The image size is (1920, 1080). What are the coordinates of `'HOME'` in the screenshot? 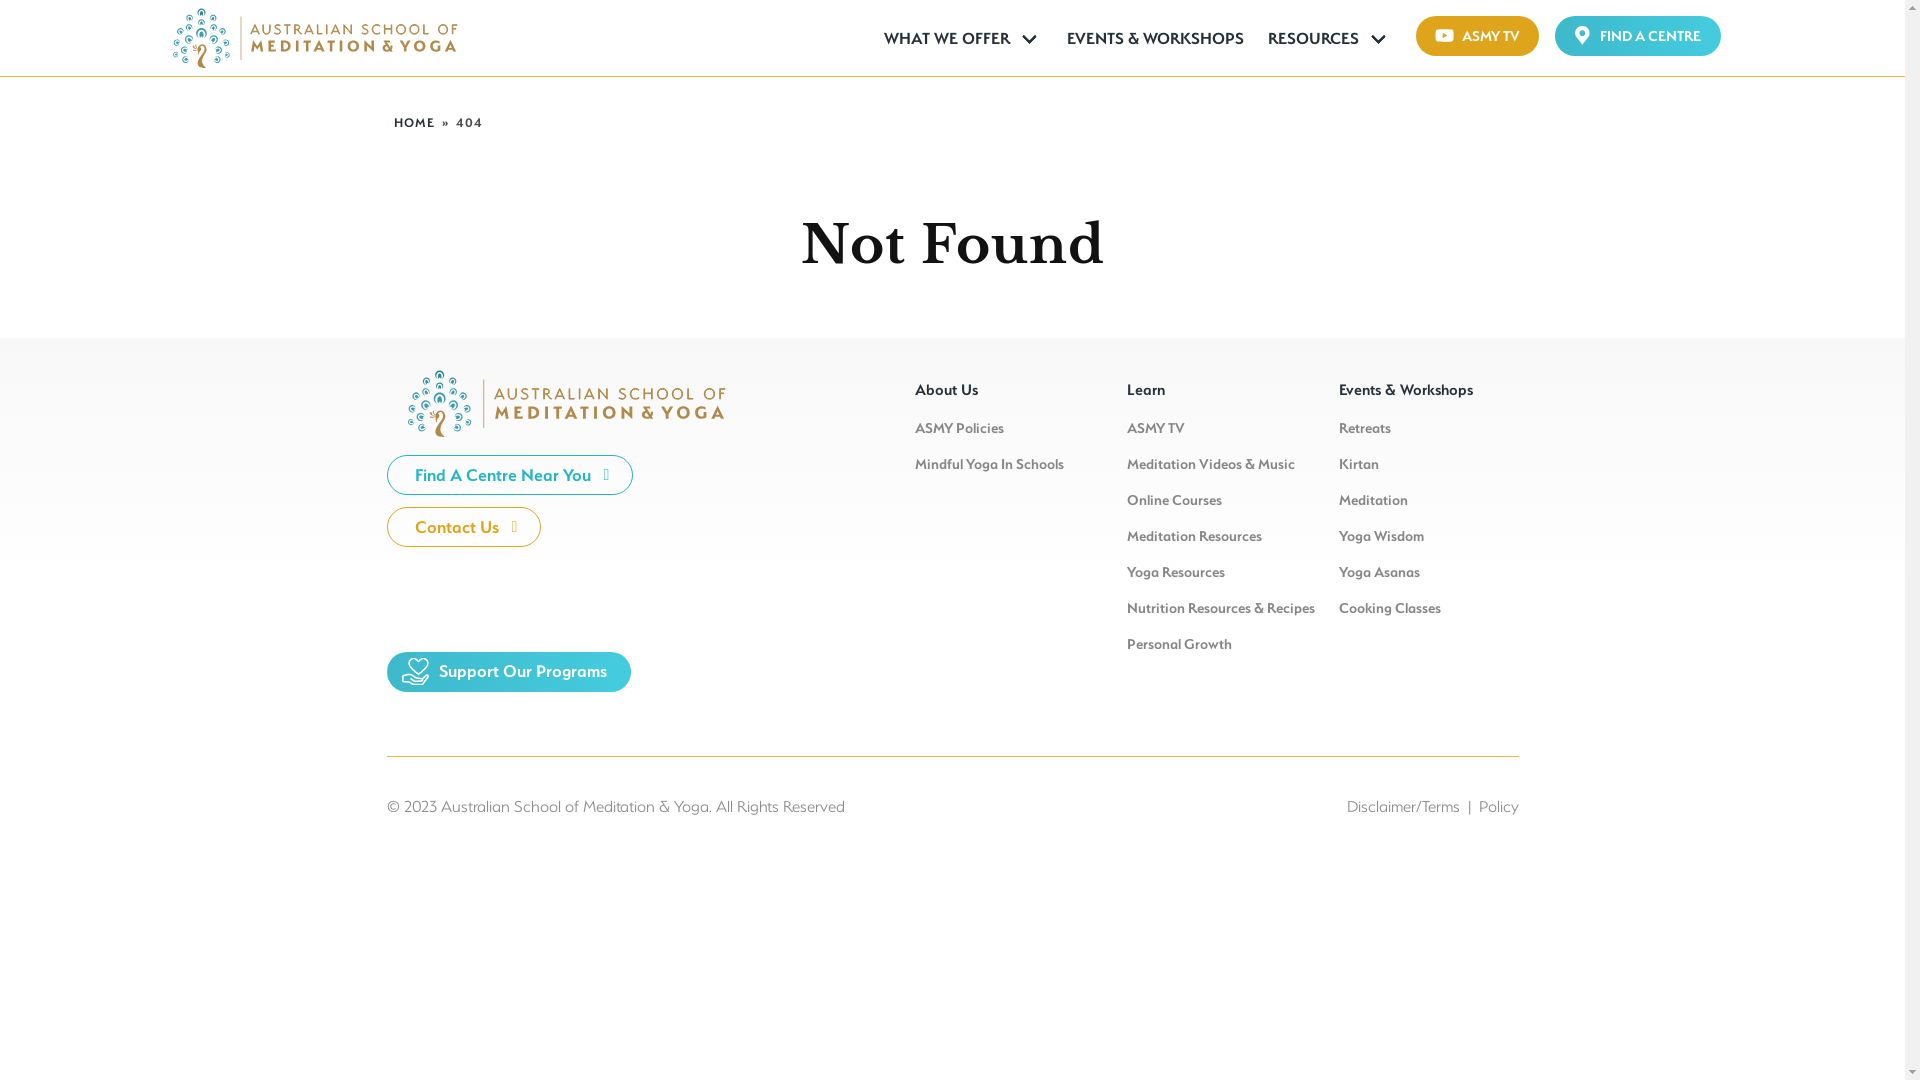 It's located at (412, 122).